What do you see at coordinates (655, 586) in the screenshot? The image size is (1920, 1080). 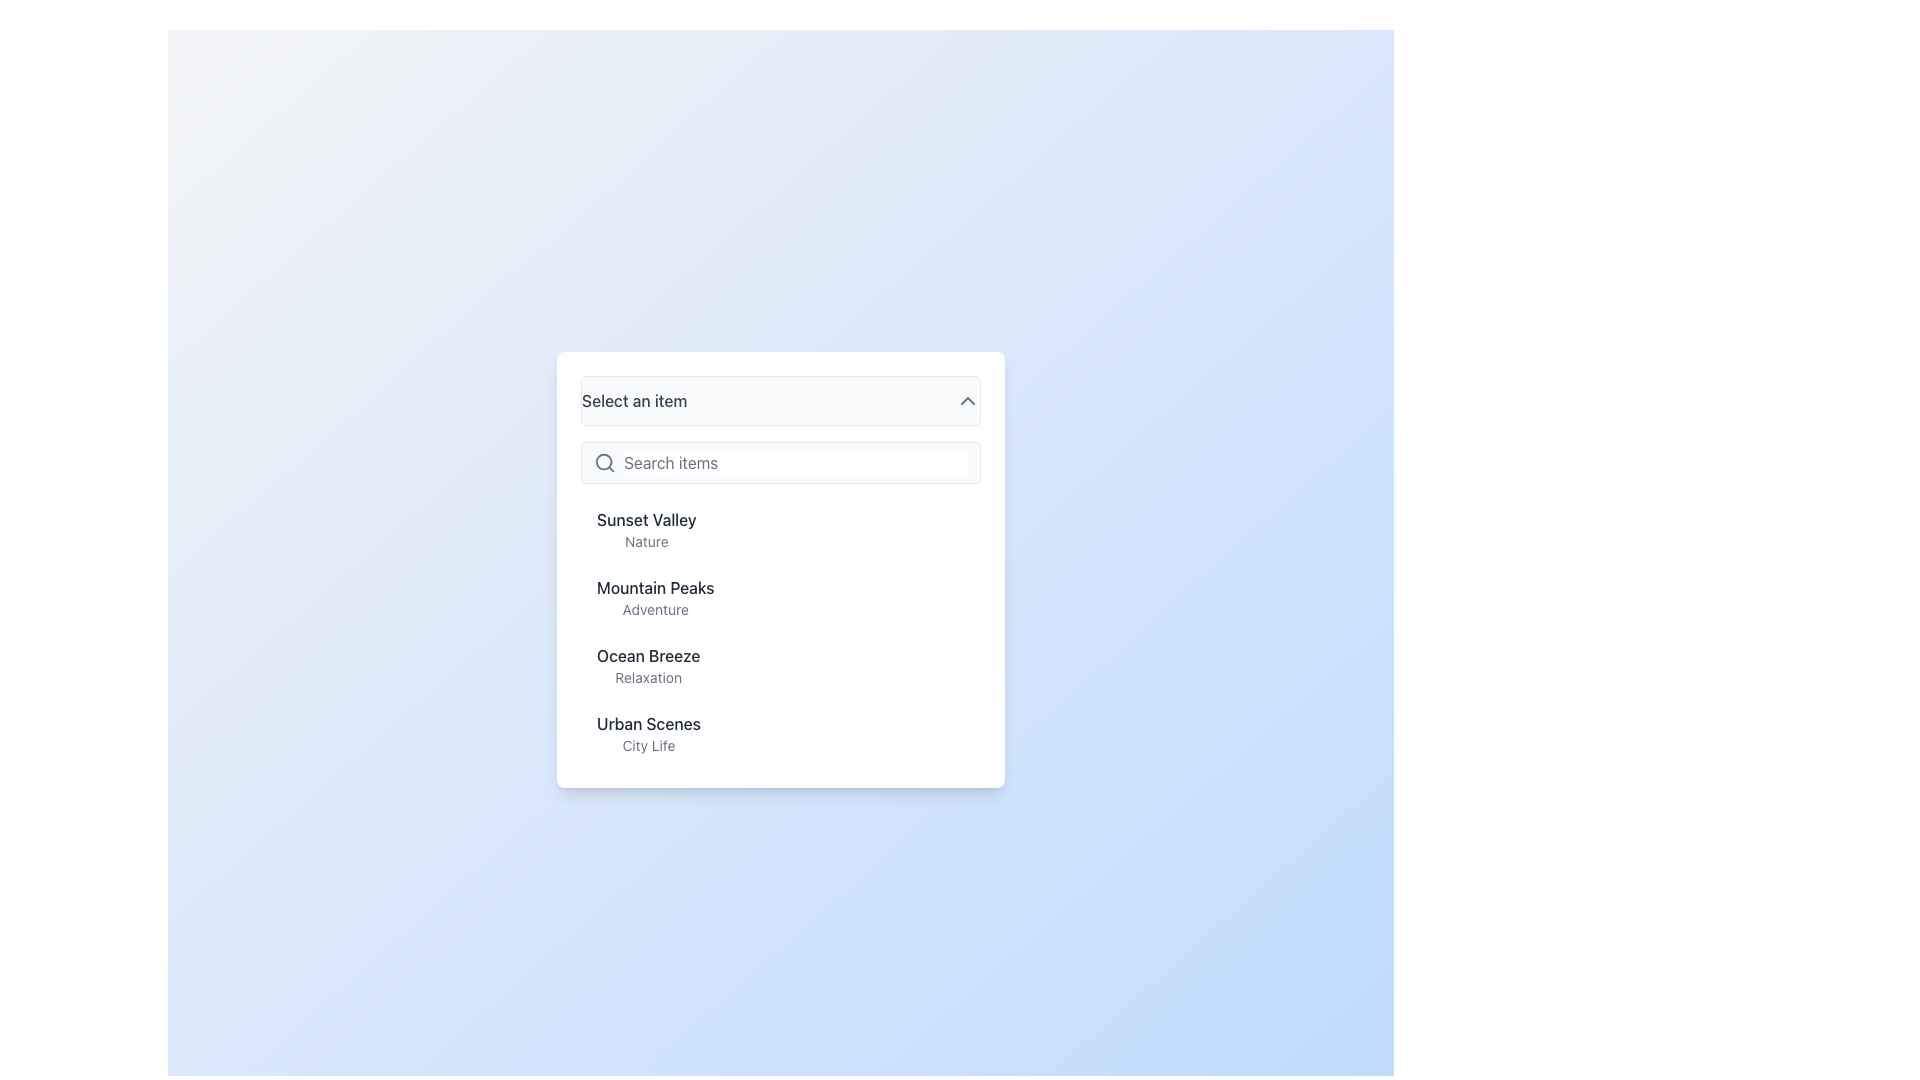 I see `the text label 'Mountain Peaks'` at bounding box center [655, 586].